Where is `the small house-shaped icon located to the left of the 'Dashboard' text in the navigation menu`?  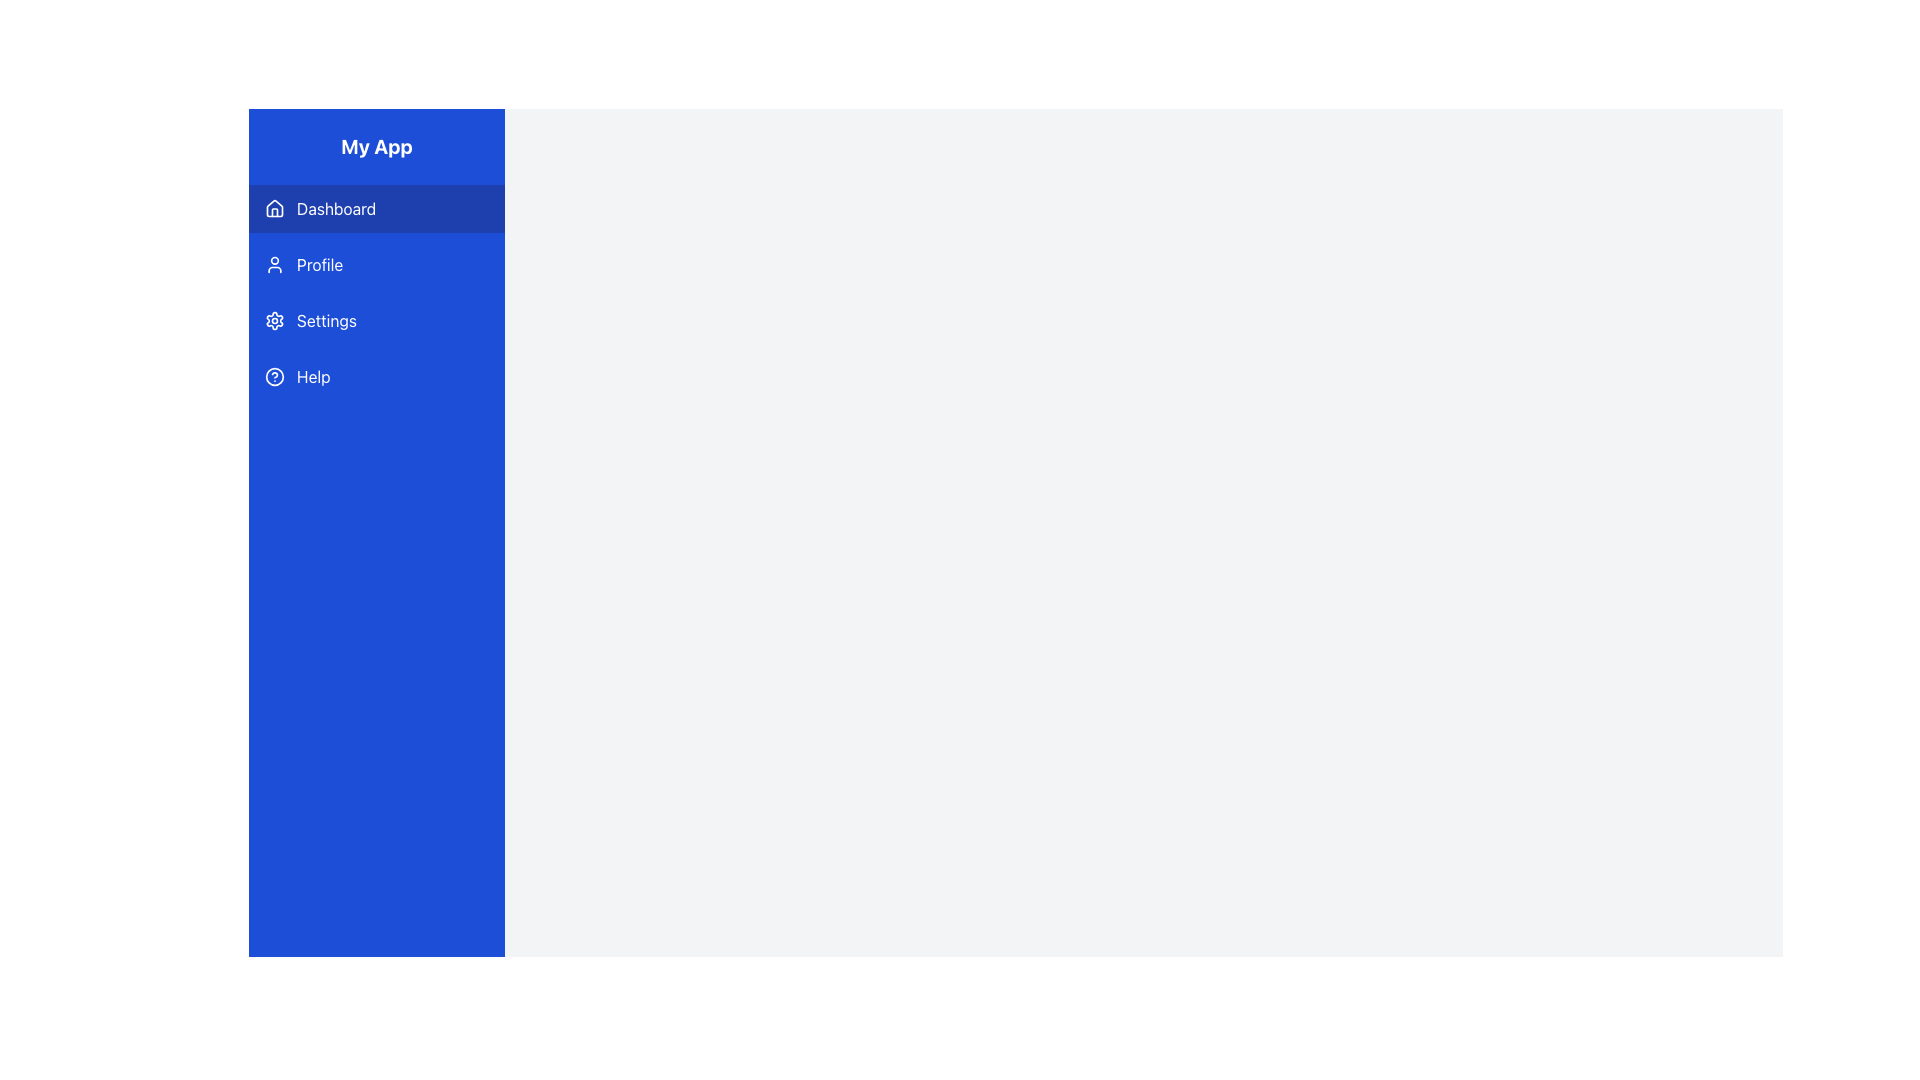
the small house-shaped icon located to the left of the 'Dashboard' text in the navigation menu is located at coordinates (273, 208).